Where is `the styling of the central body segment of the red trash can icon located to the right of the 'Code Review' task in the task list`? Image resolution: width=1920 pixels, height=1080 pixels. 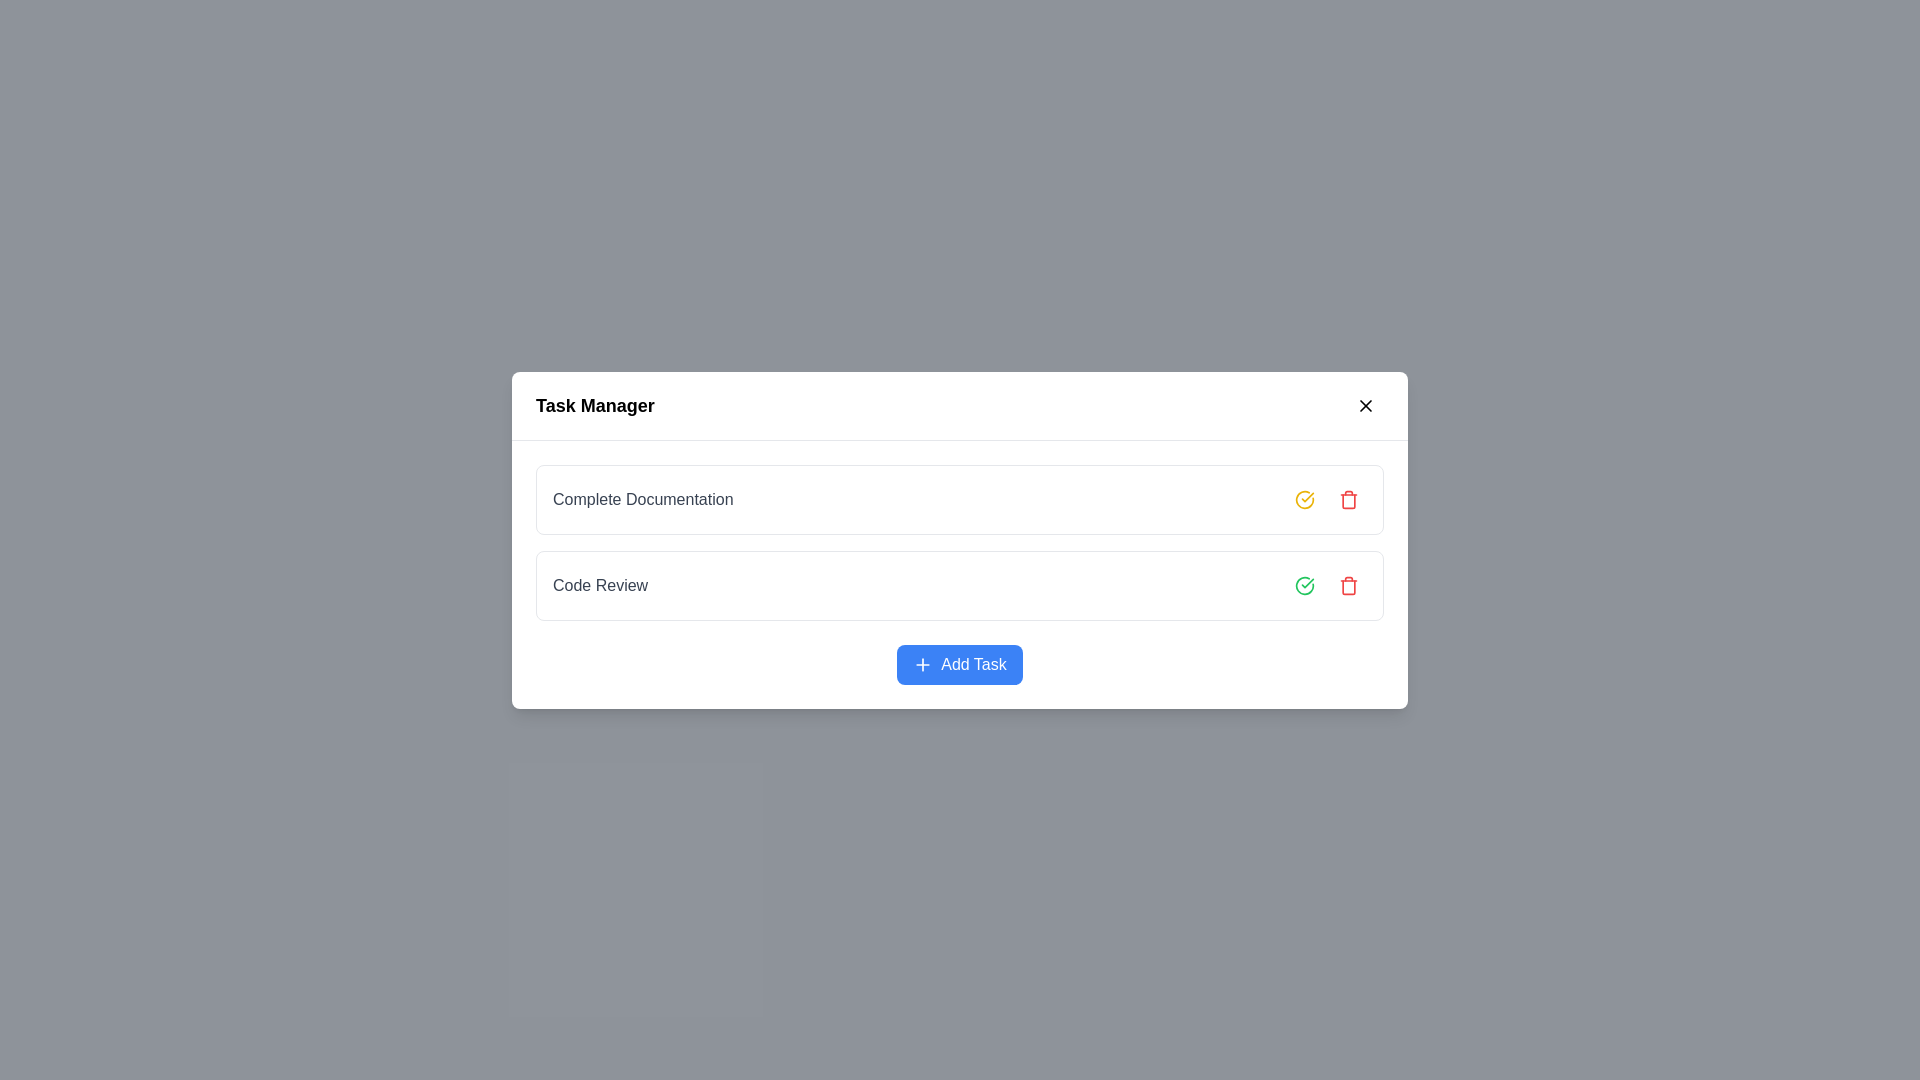 the styling of the central body segment of the red trash can icon located to the right of the 'Code Review' task in the task list is located at coordinates (1348, 500).